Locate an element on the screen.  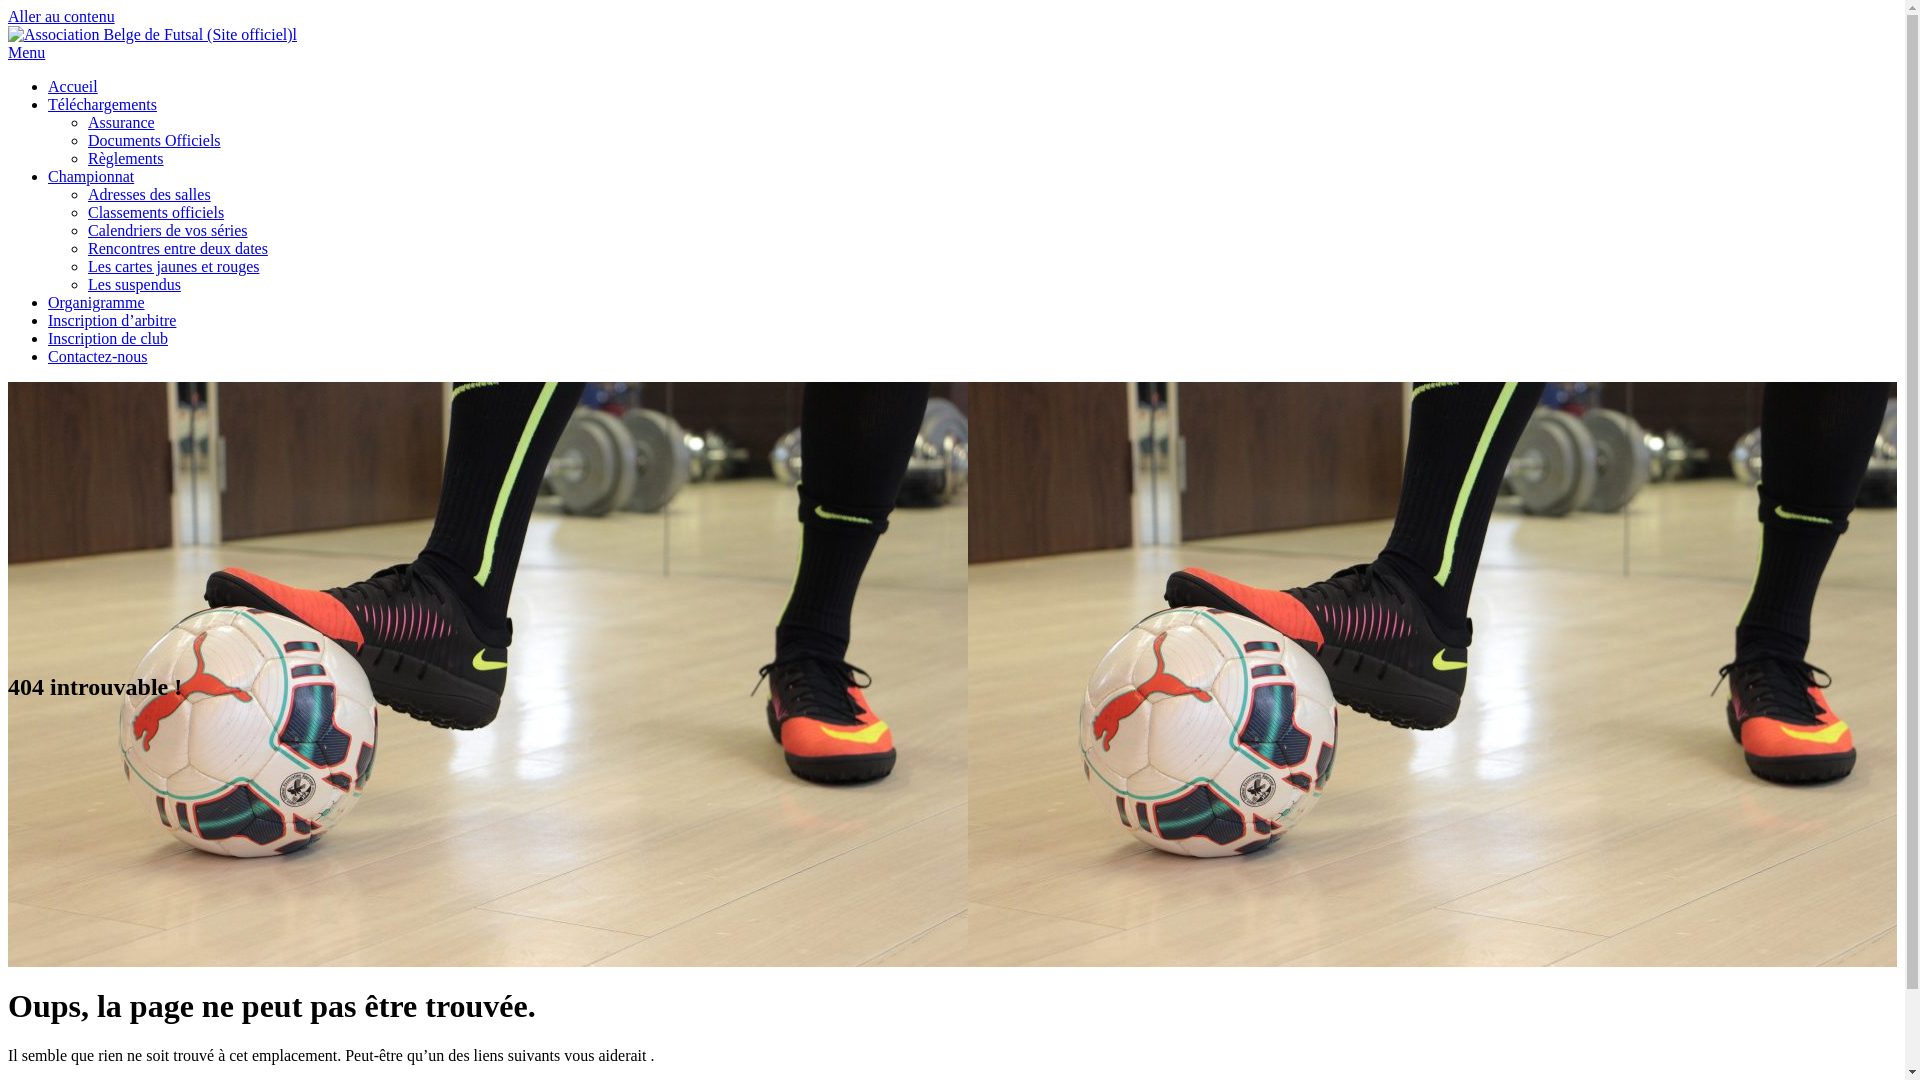
'Adresses des salles' is located at coordinates (148, 194).